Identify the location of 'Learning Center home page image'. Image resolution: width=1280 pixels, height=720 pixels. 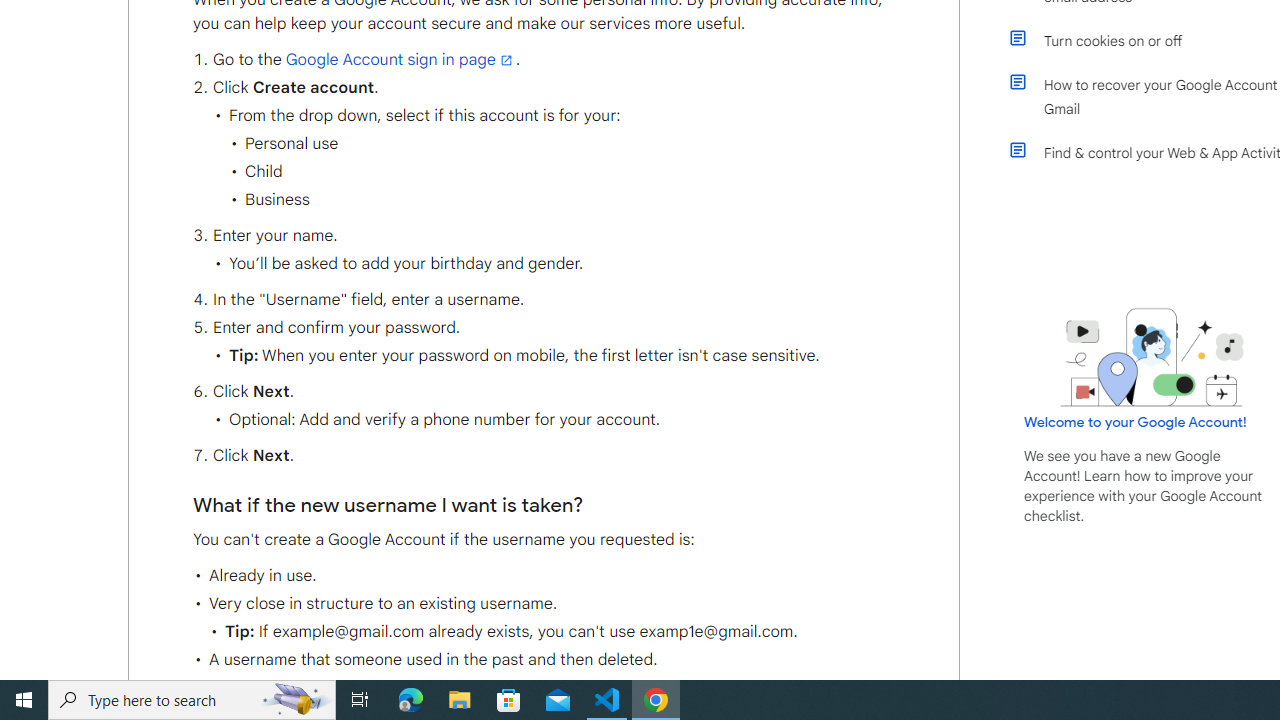
(1152, 356).